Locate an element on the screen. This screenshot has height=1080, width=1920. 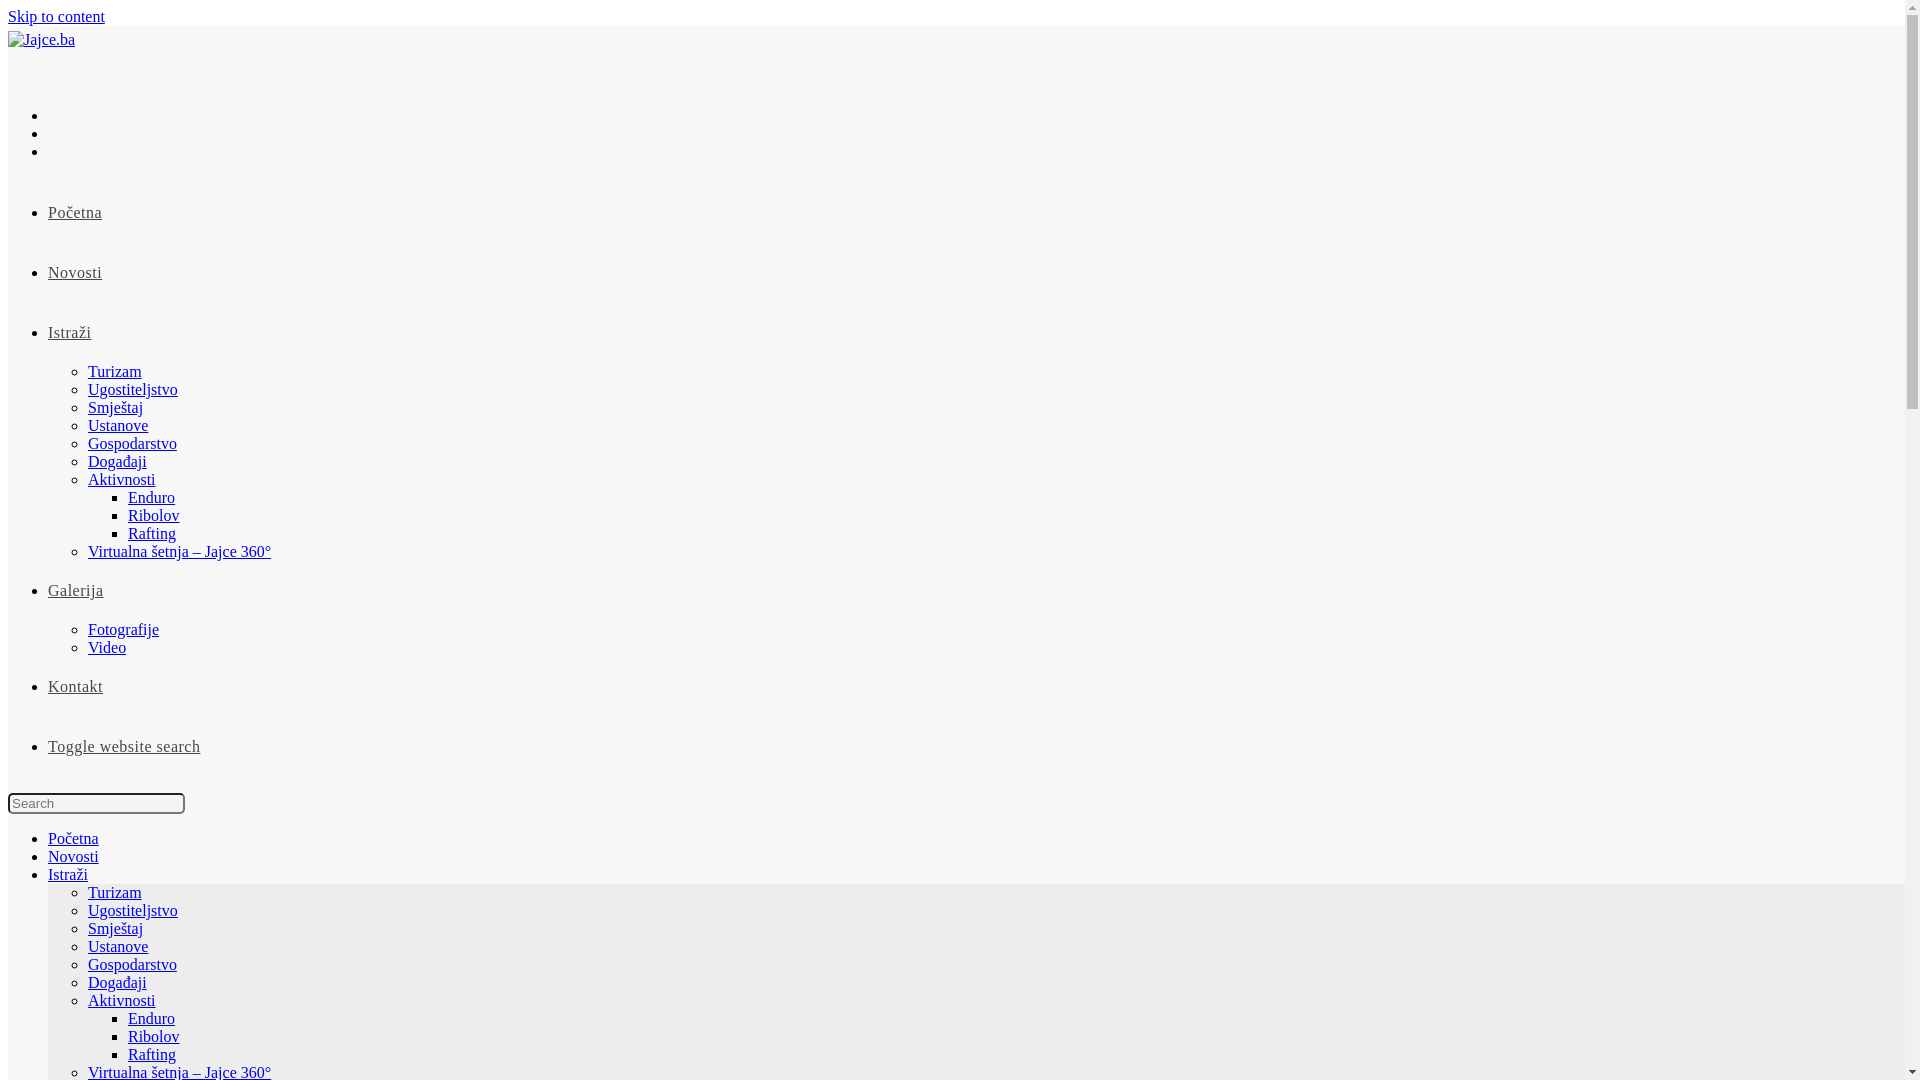
'Ribolov' is located at coordinates (152, 1035).